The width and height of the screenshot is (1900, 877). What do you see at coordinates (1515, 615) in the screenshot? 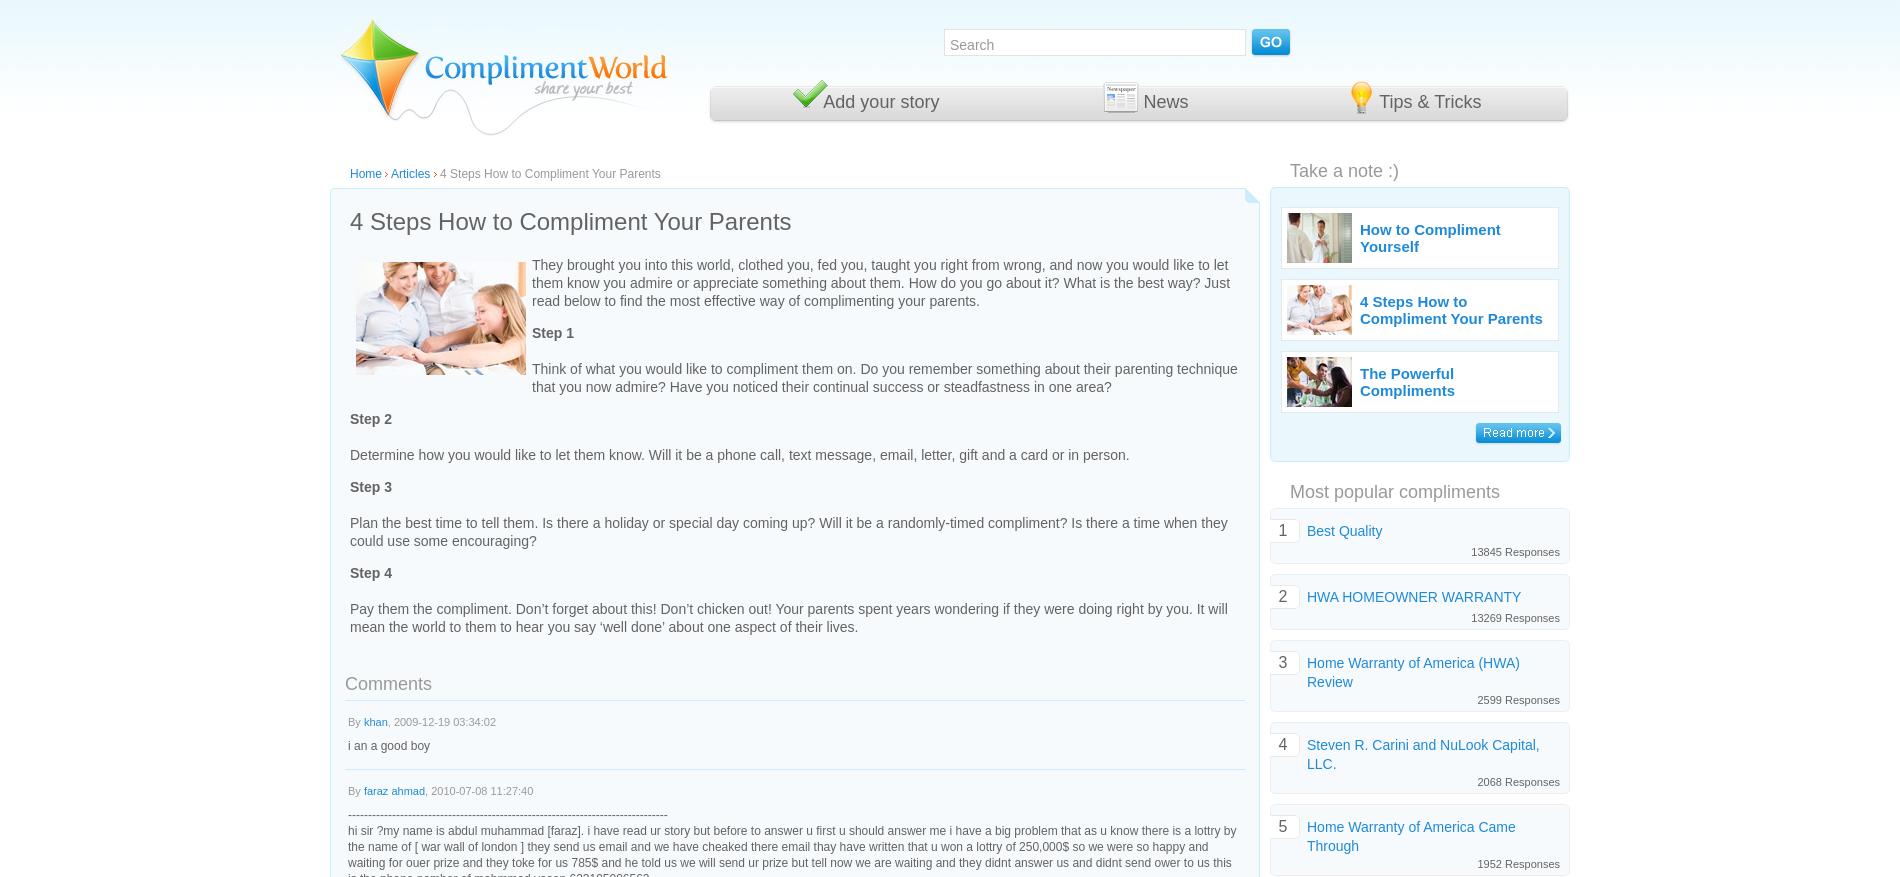
I see `'13269 Responses'` at bounding box center [1515, 615].